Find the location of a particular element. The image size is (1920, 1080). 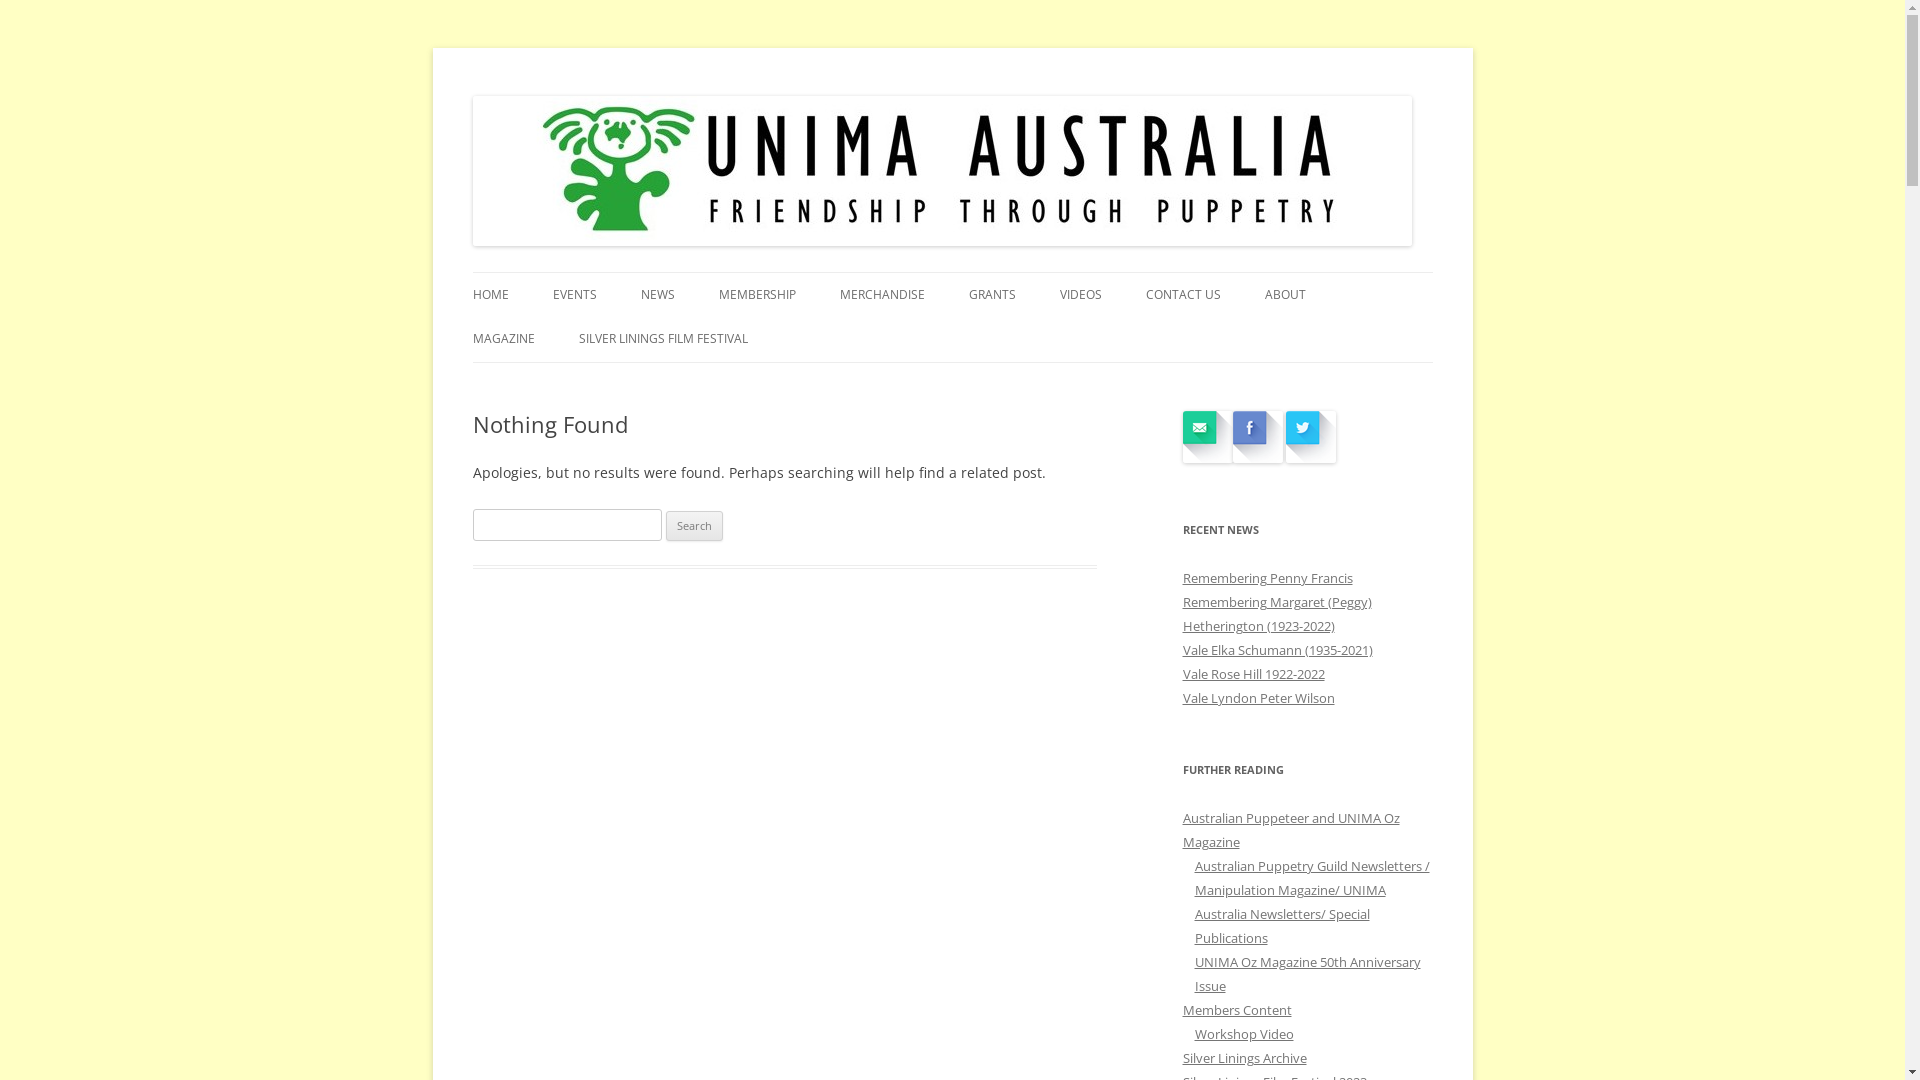

'GRANTS' is located at coordinates (991, 294).